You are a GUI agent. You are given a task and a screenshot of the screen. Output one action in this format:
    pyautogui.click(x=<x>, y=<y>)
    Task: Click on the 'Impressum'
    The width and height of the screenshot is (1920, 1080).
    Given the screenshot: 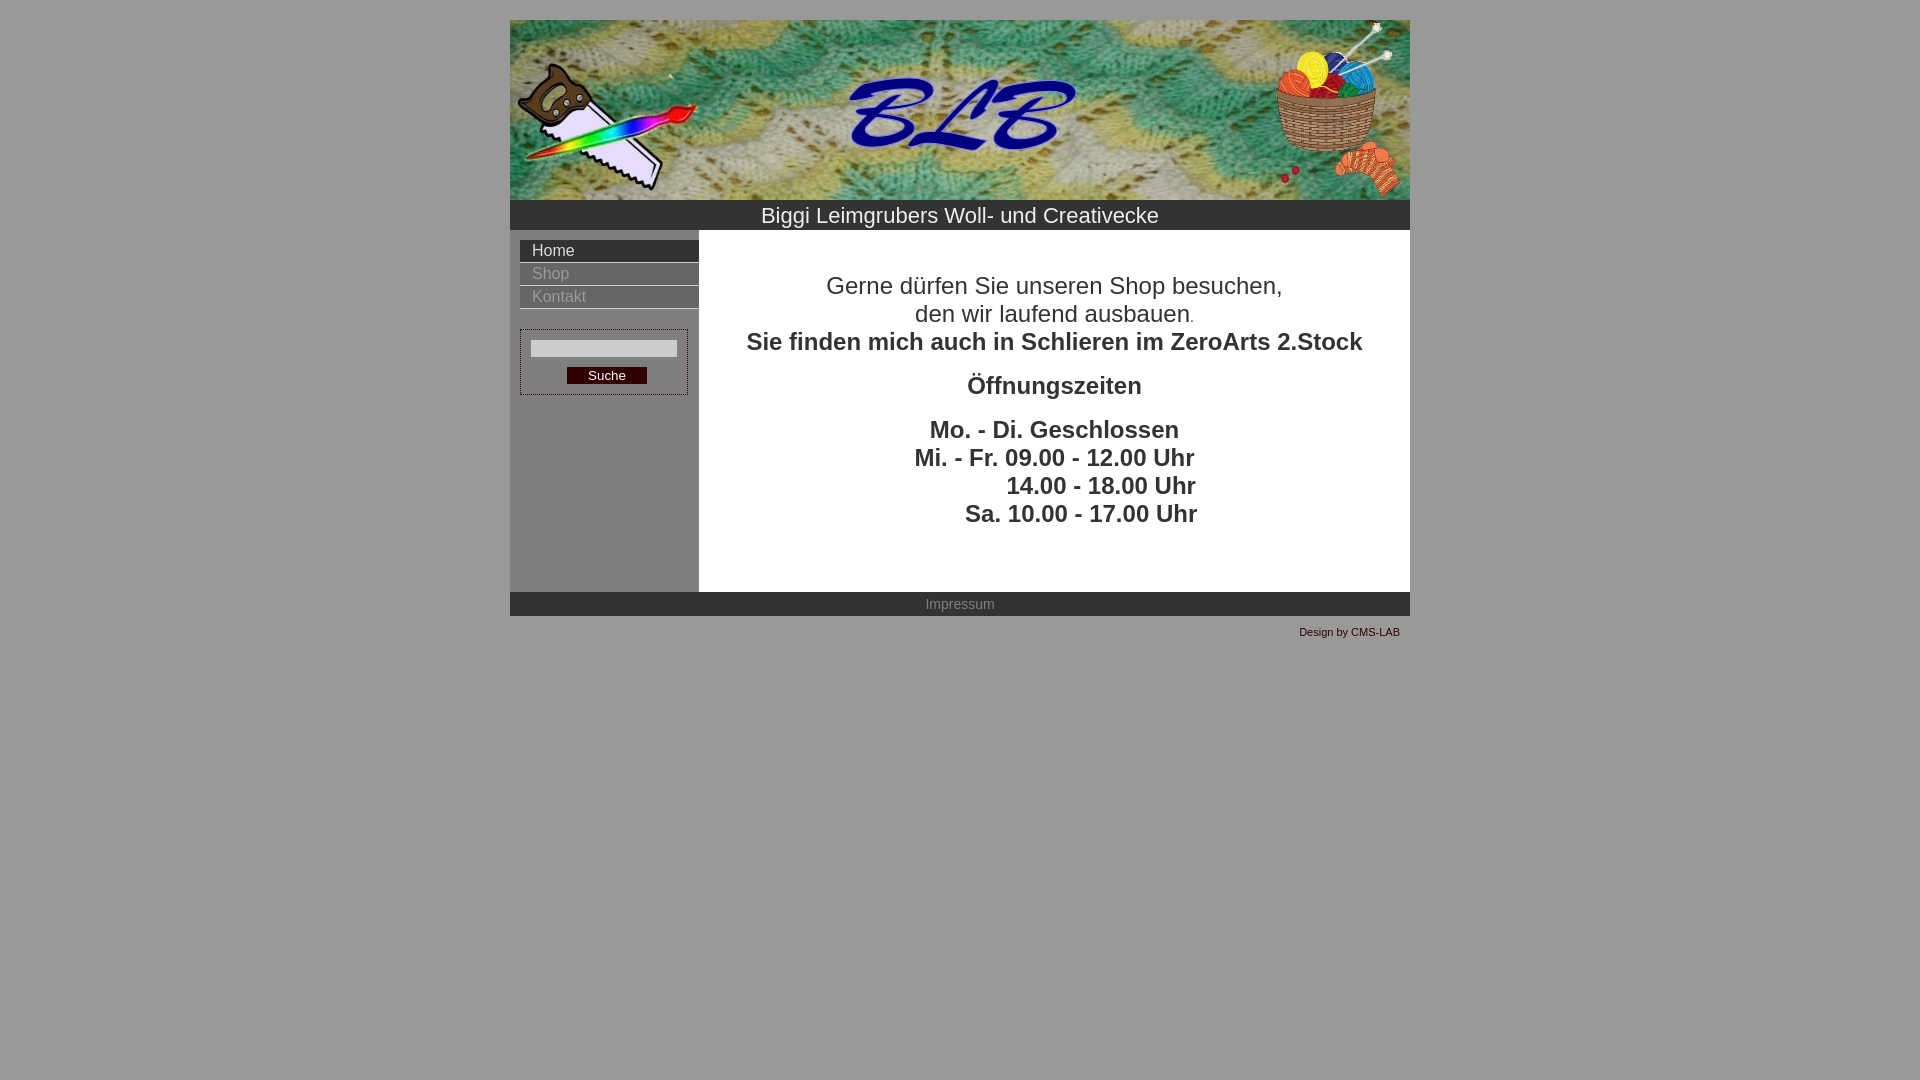 What is the action you would take?
    pyautogui.click(x=958, y=603)
    